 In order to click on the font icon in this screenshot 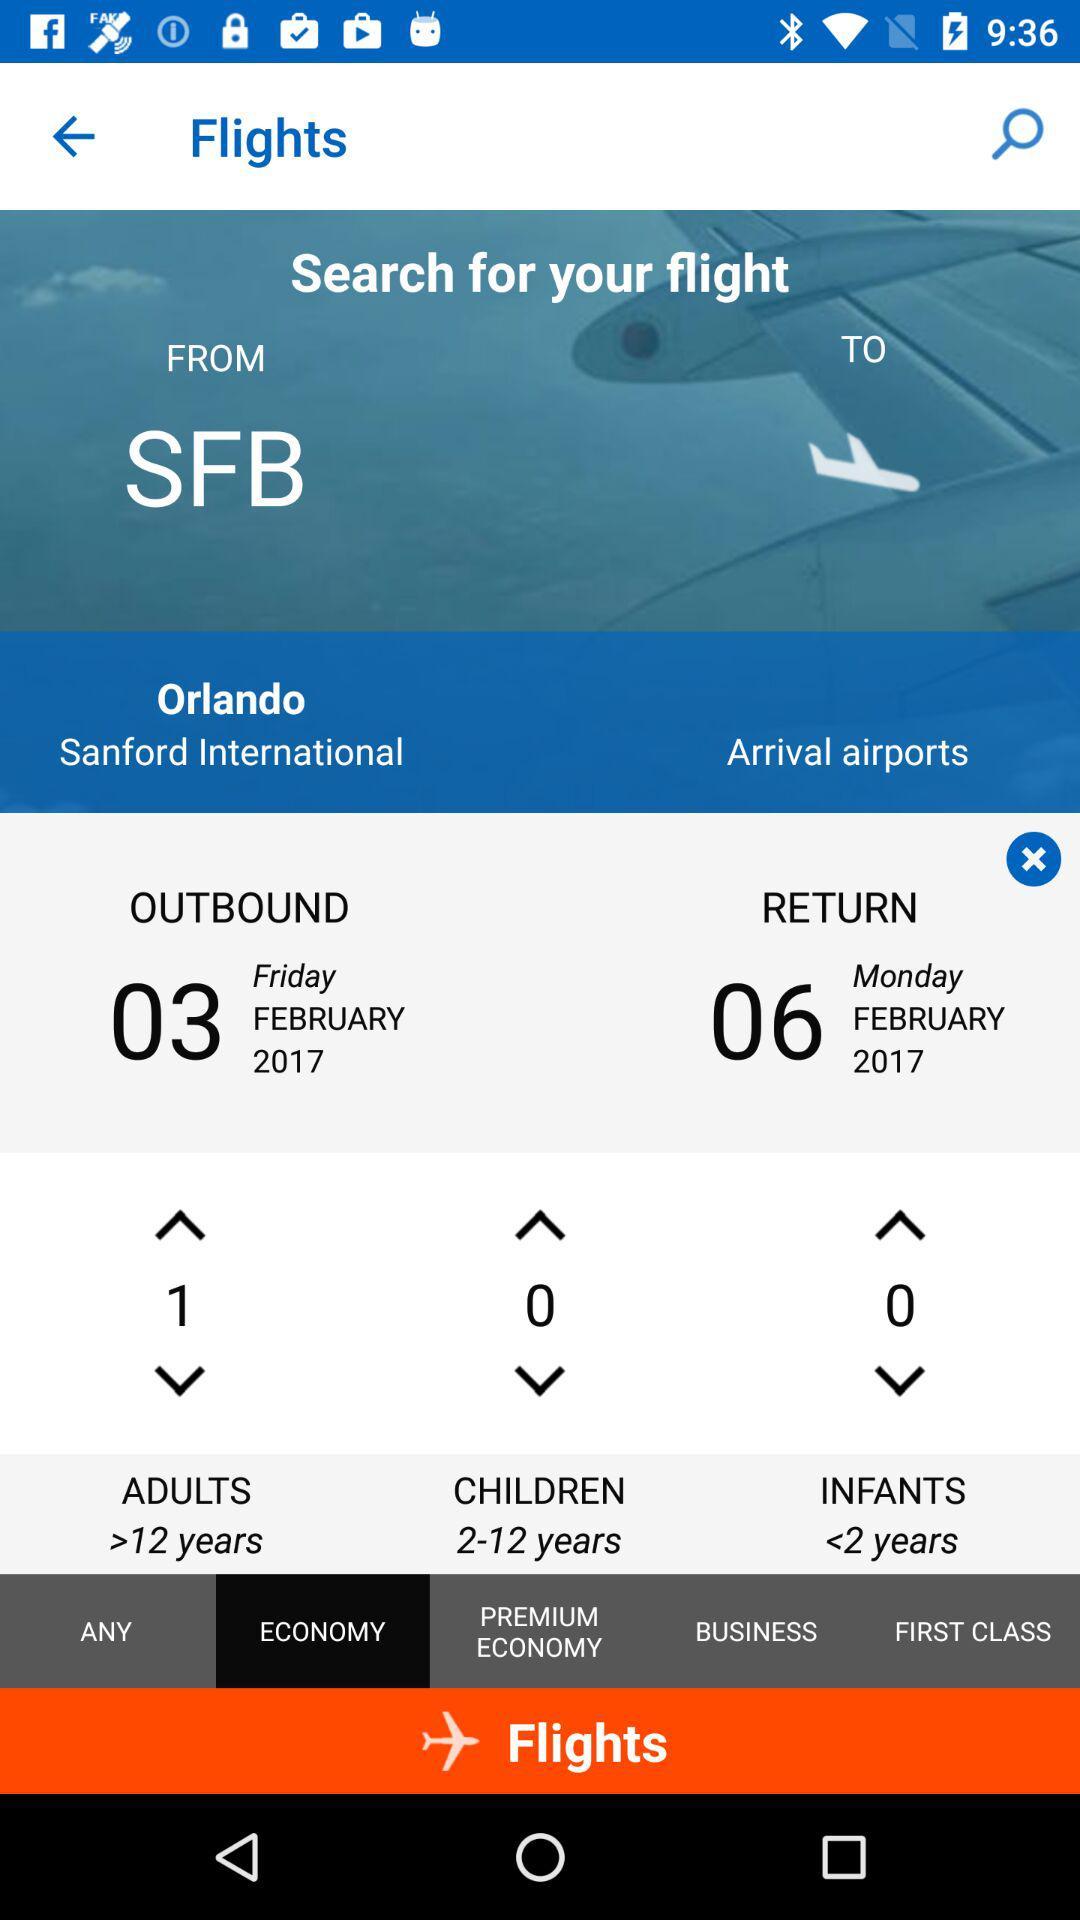, I will do `click(540, 1224)`.